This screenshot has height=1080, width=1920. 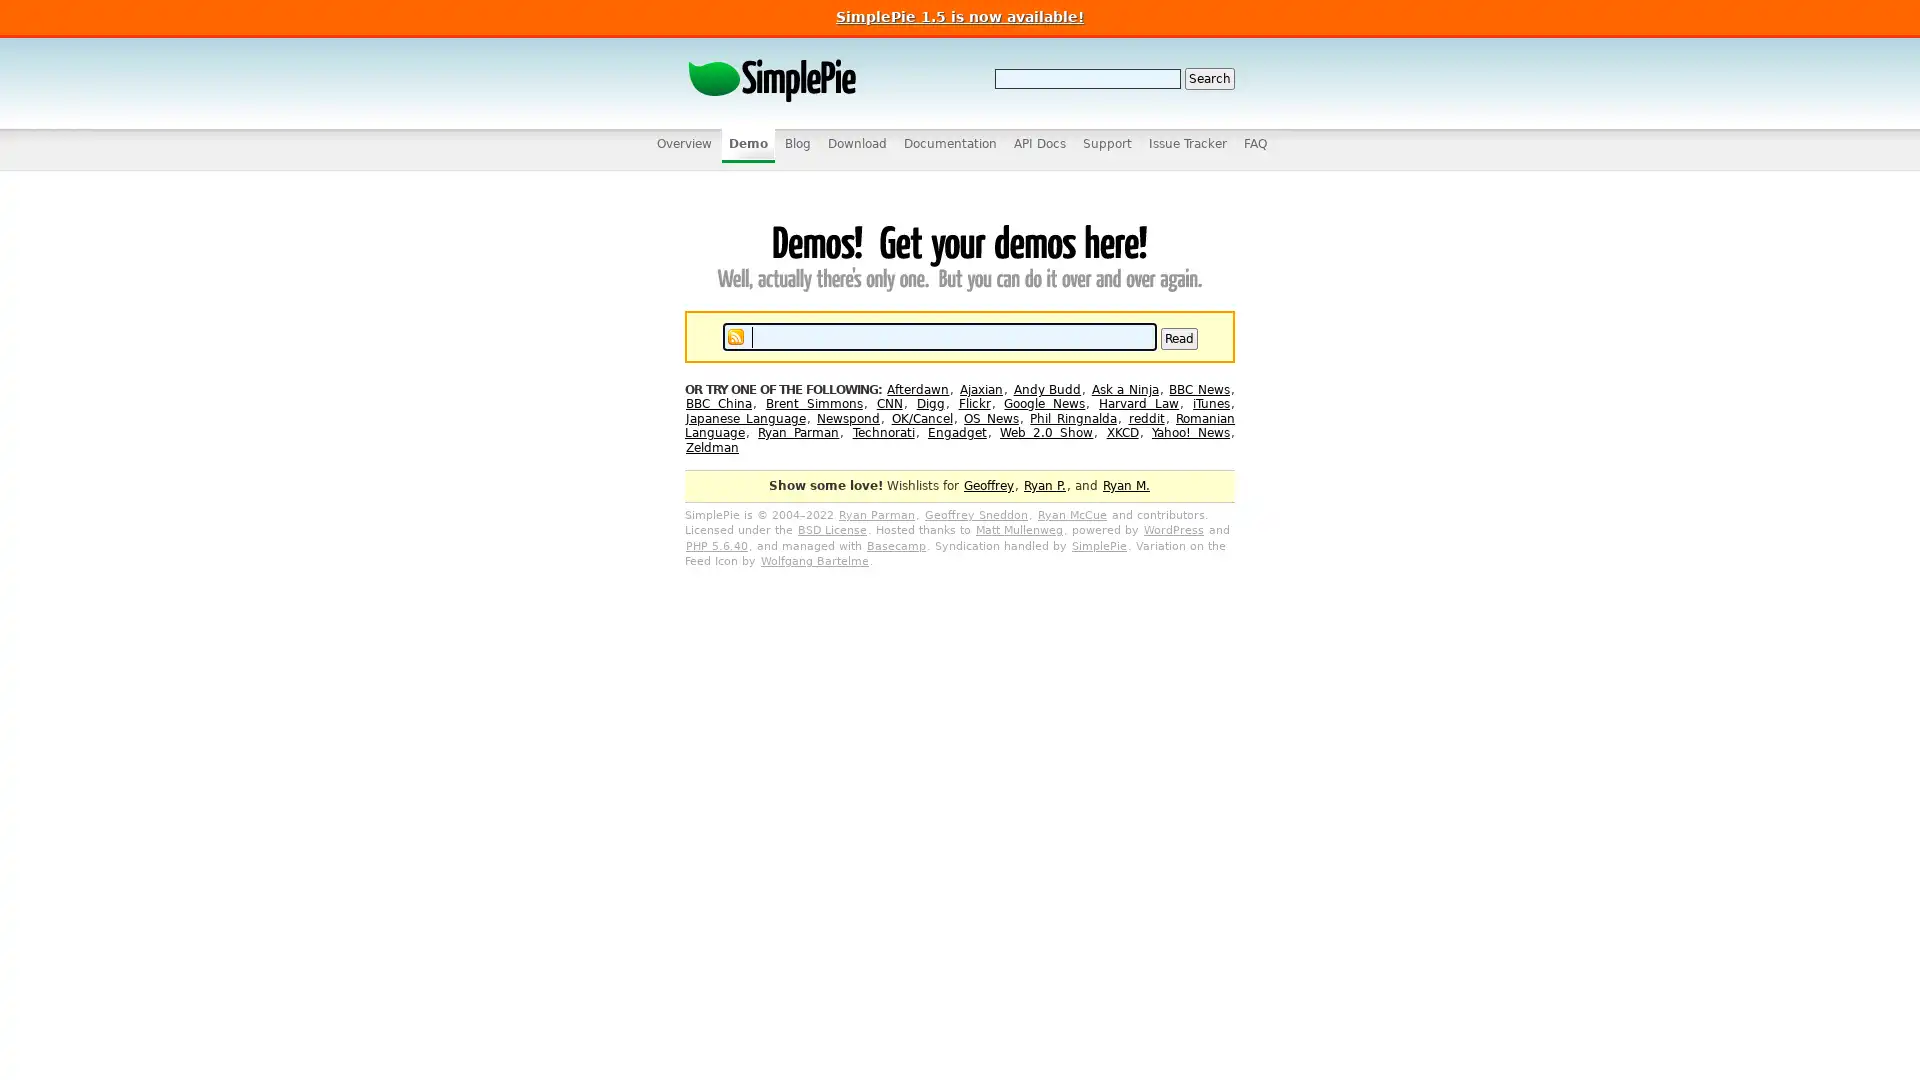 What do you see at coordinates (1208, 77) in the screenshot?
I see `Search` at bounding box center [1208, 77].